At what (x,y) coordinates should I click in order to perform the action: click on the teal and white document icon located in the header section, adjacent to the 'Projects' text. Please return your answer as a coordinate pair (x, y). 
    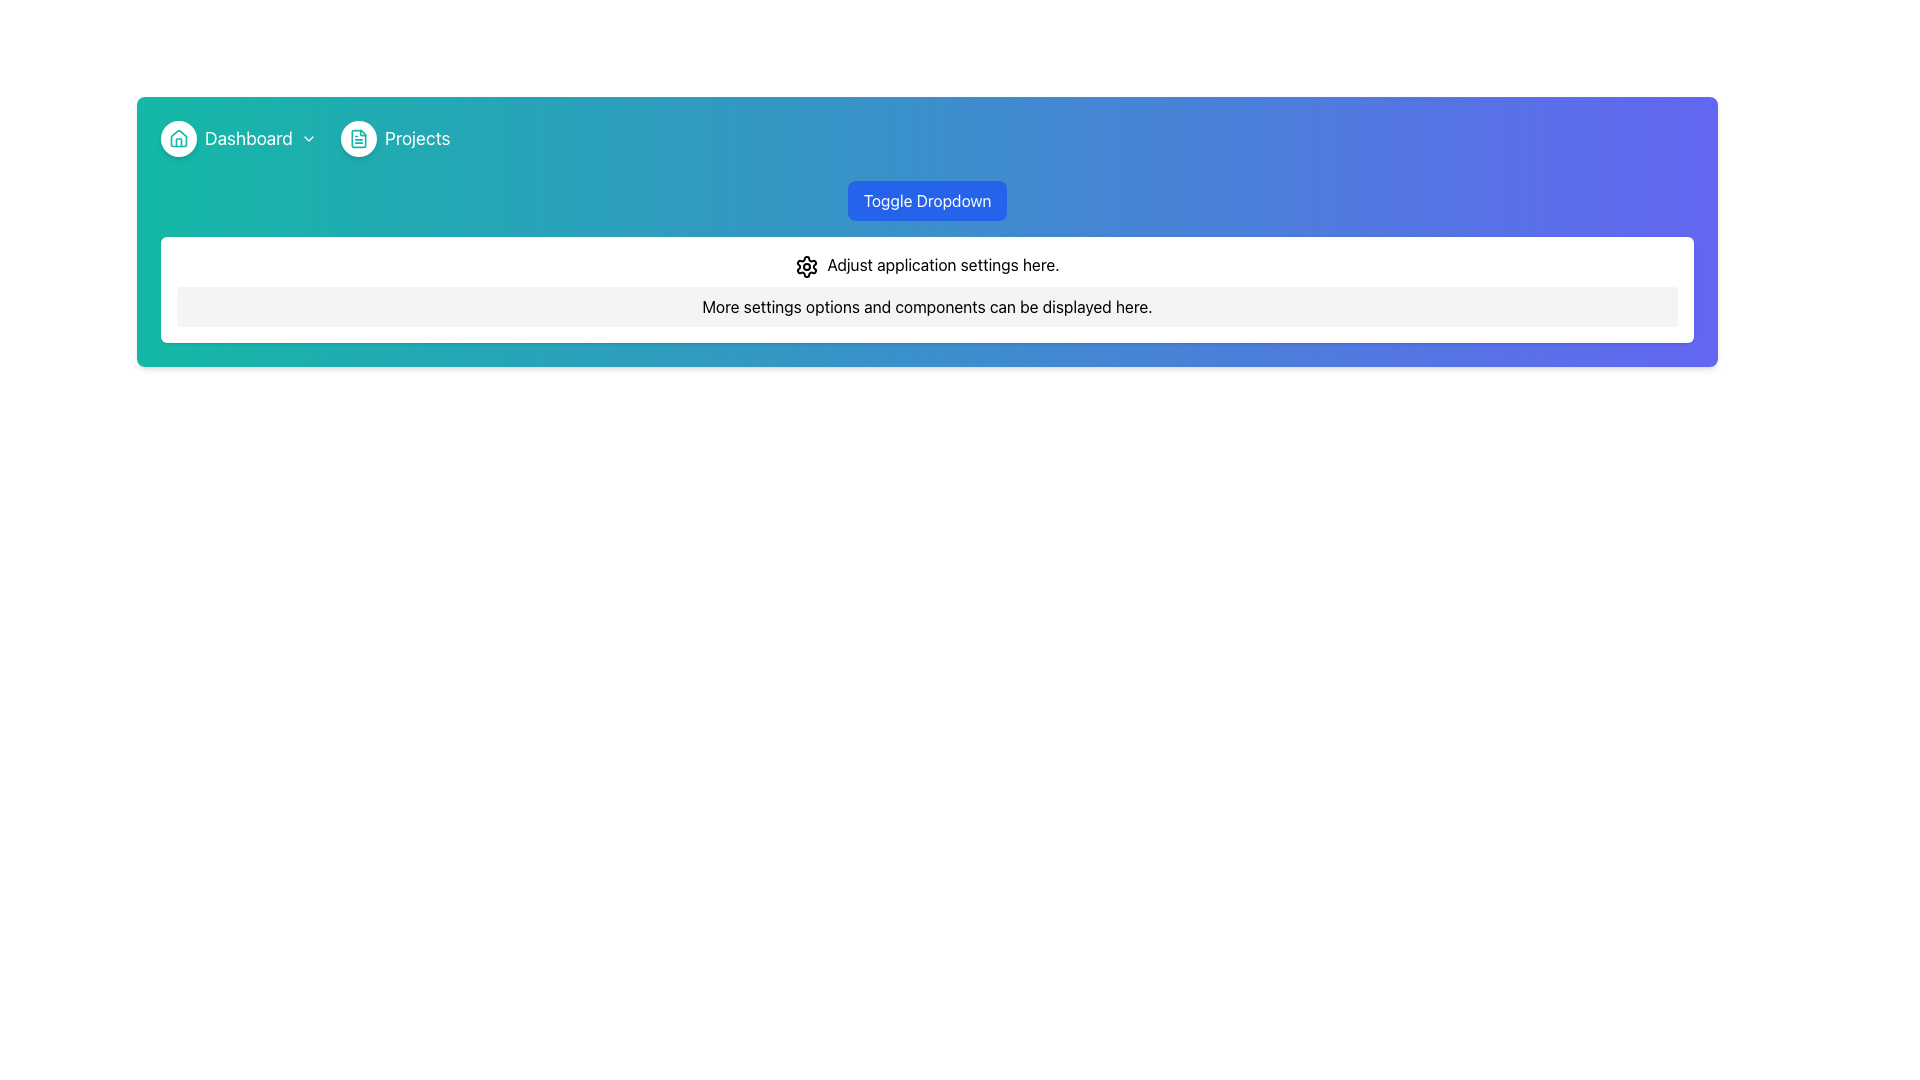
    Looking at the image, I should click on (358, 137).